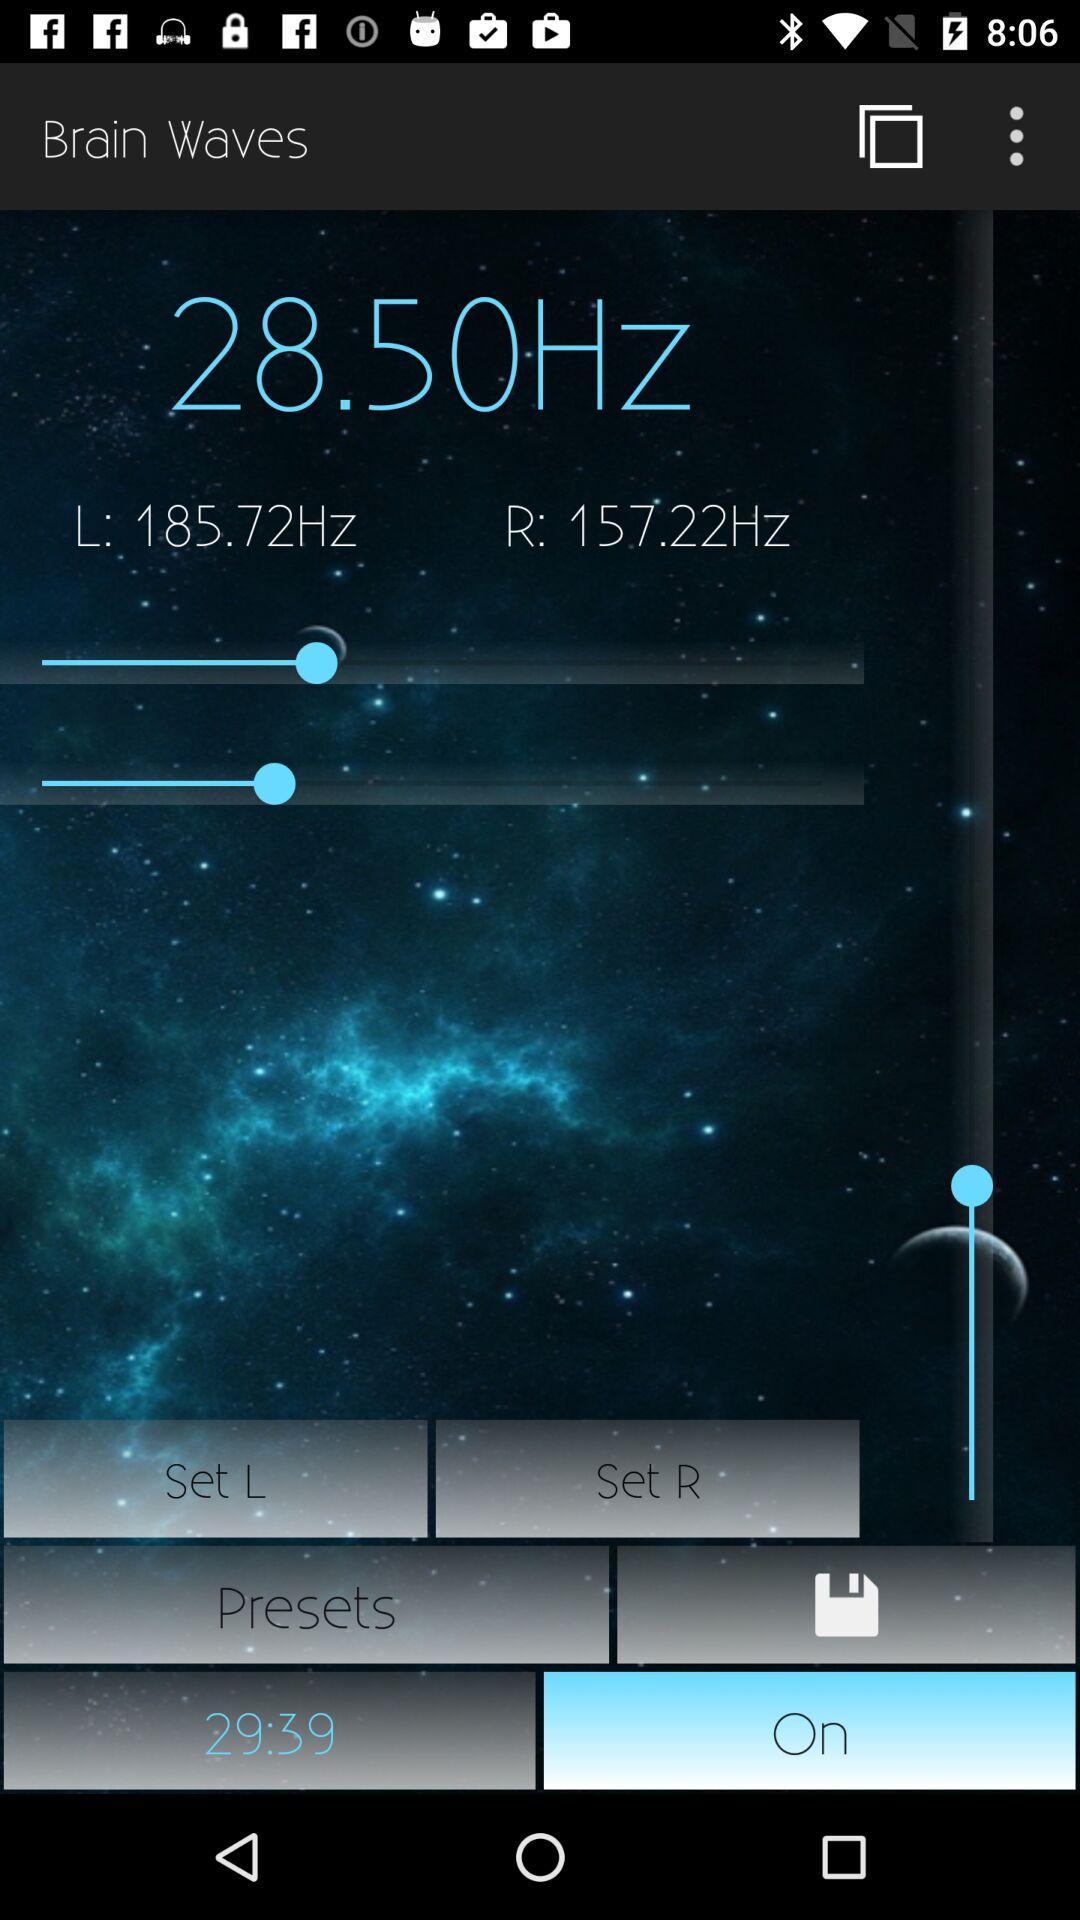 This screenshot has width=1080, height=1920. I want to click on the item below presets item, so click(810, 1730).